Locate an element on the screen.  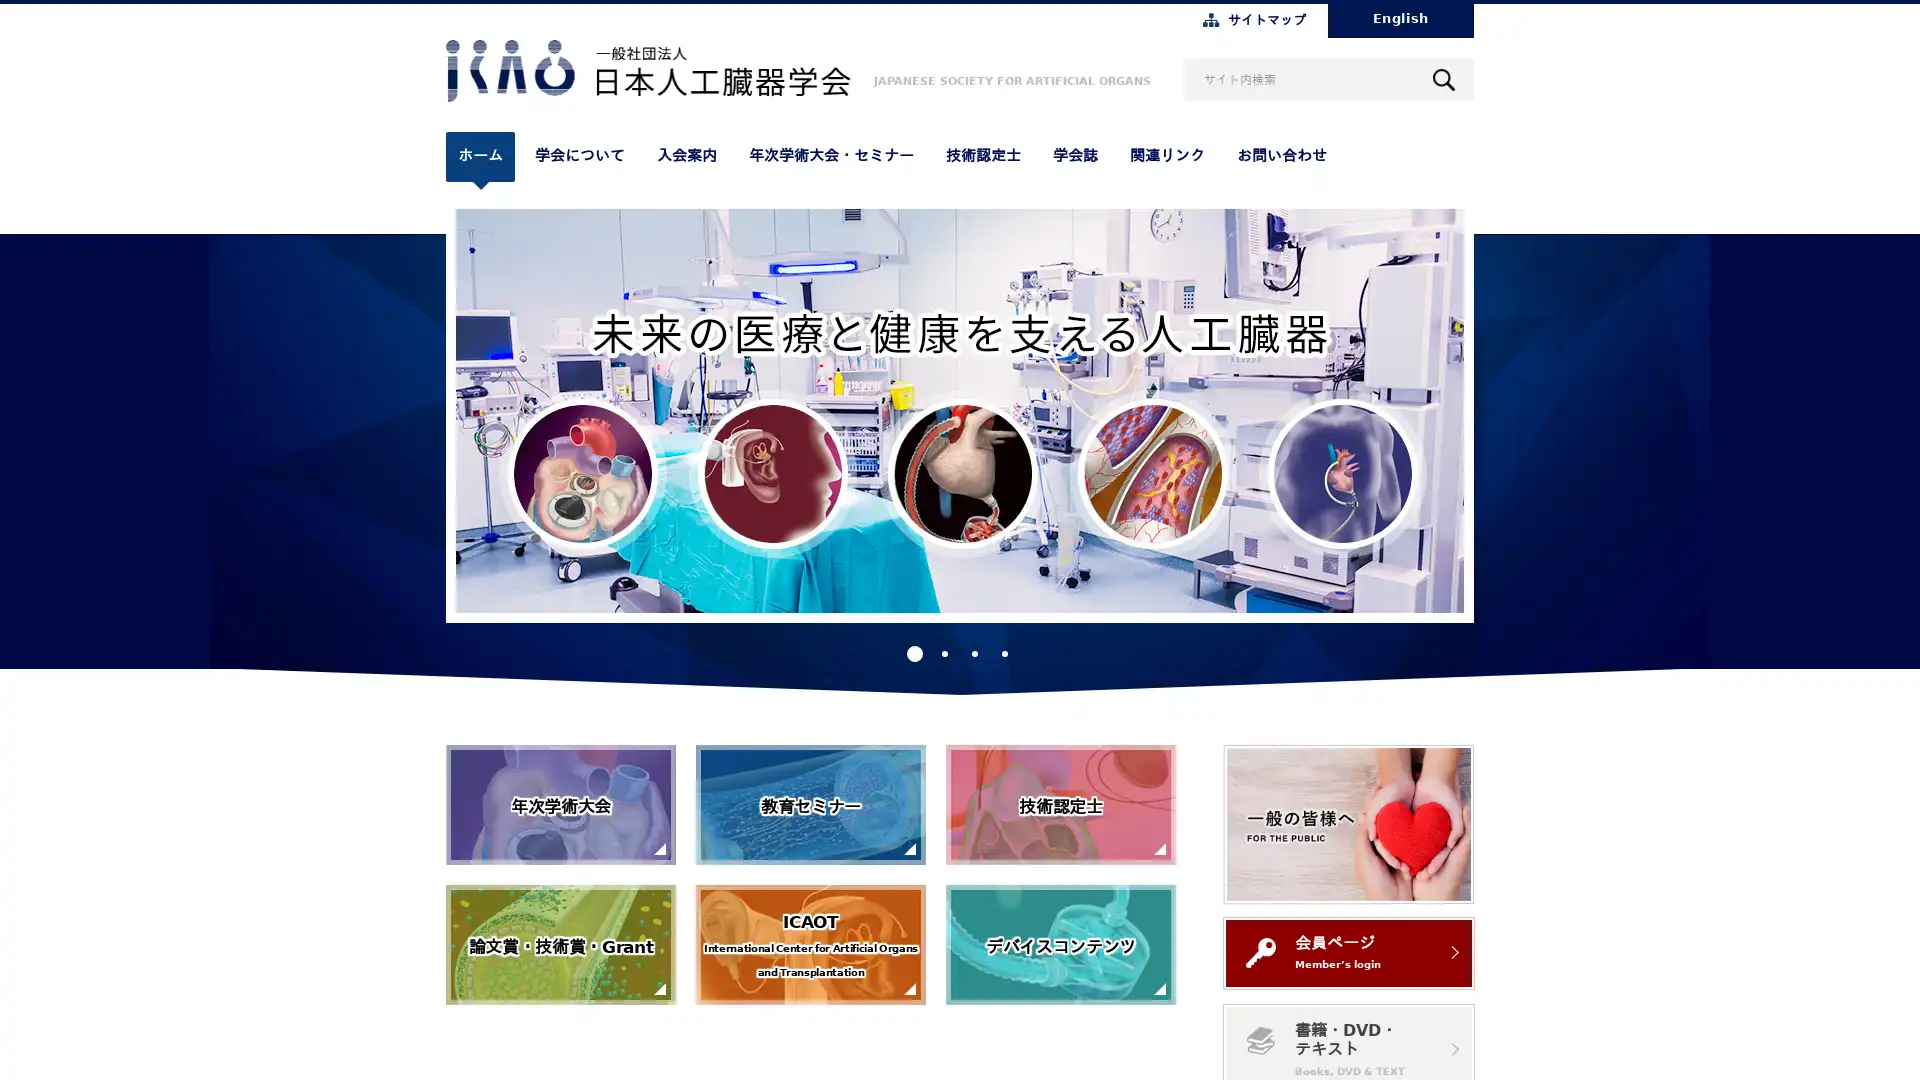
Search is located at coordinates (1444, 78).